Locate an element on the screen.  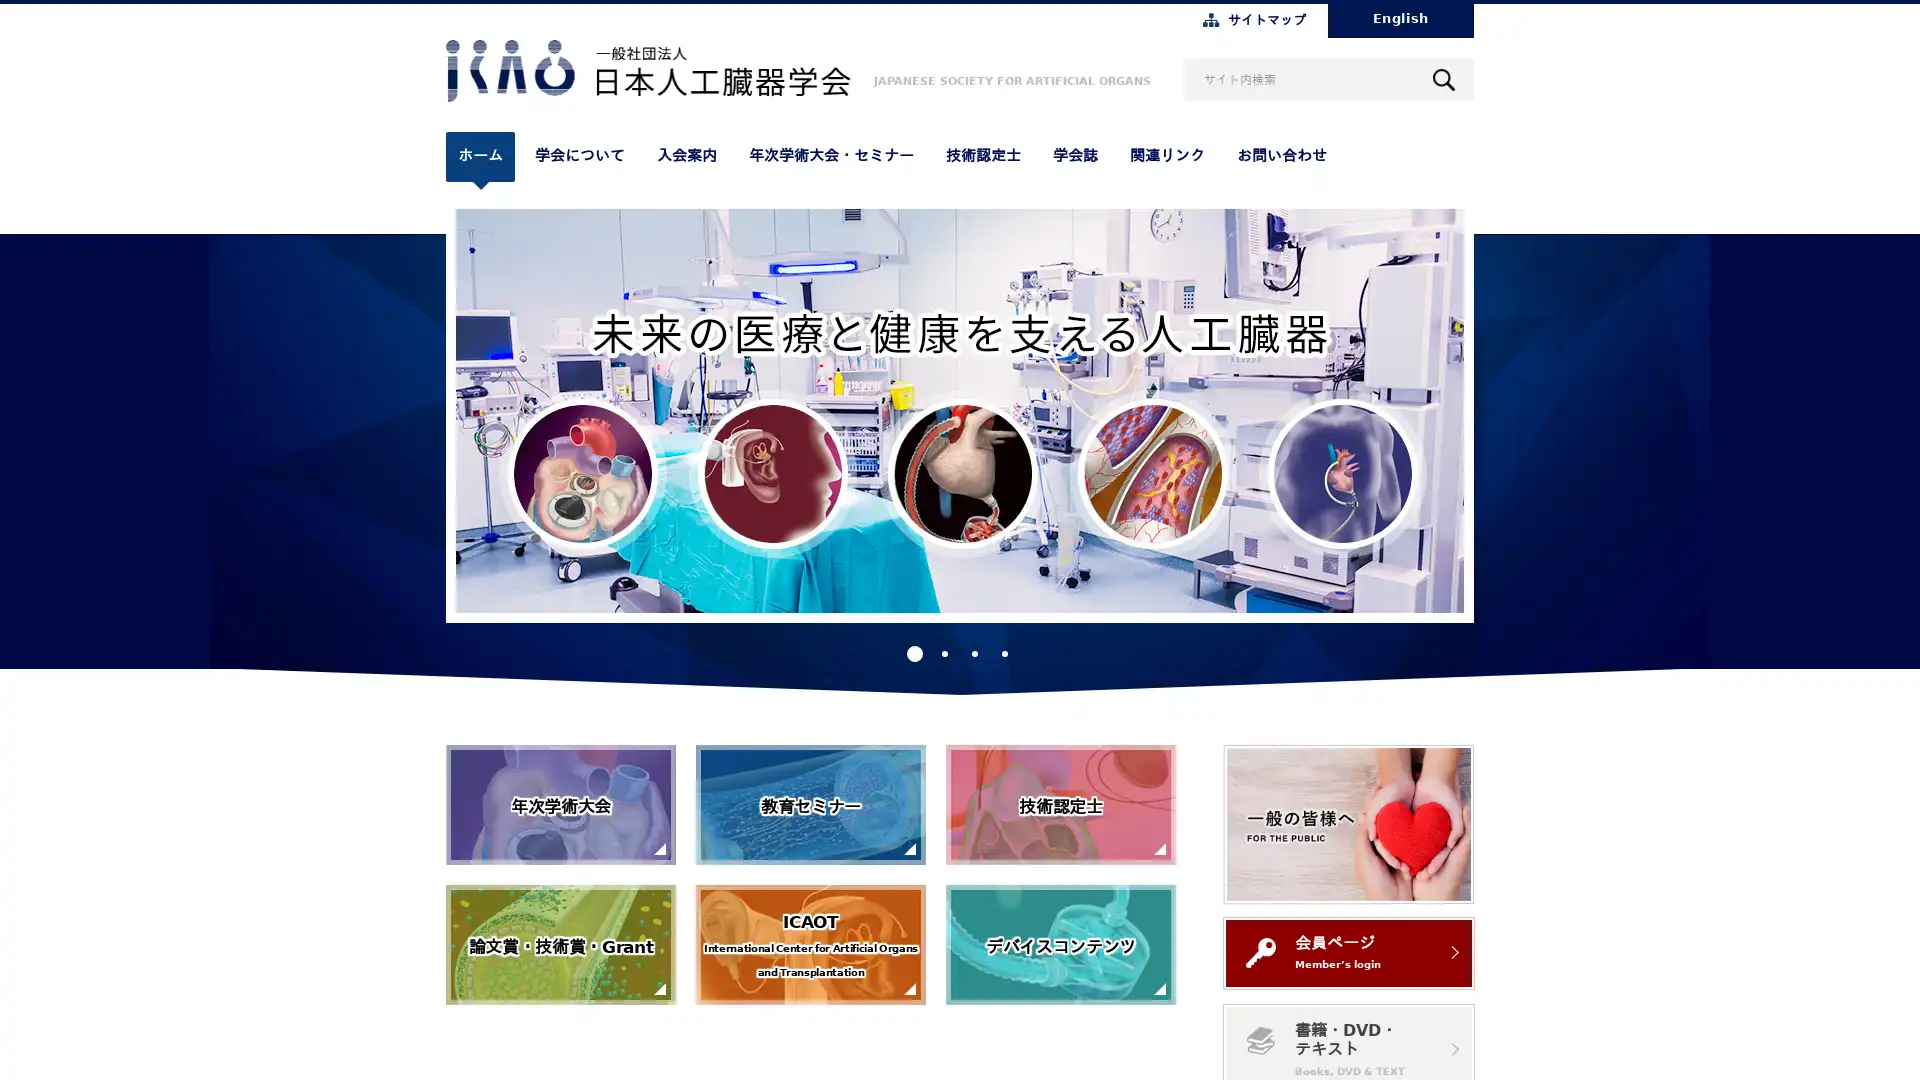
Search is located at coordinates (1444, 78).